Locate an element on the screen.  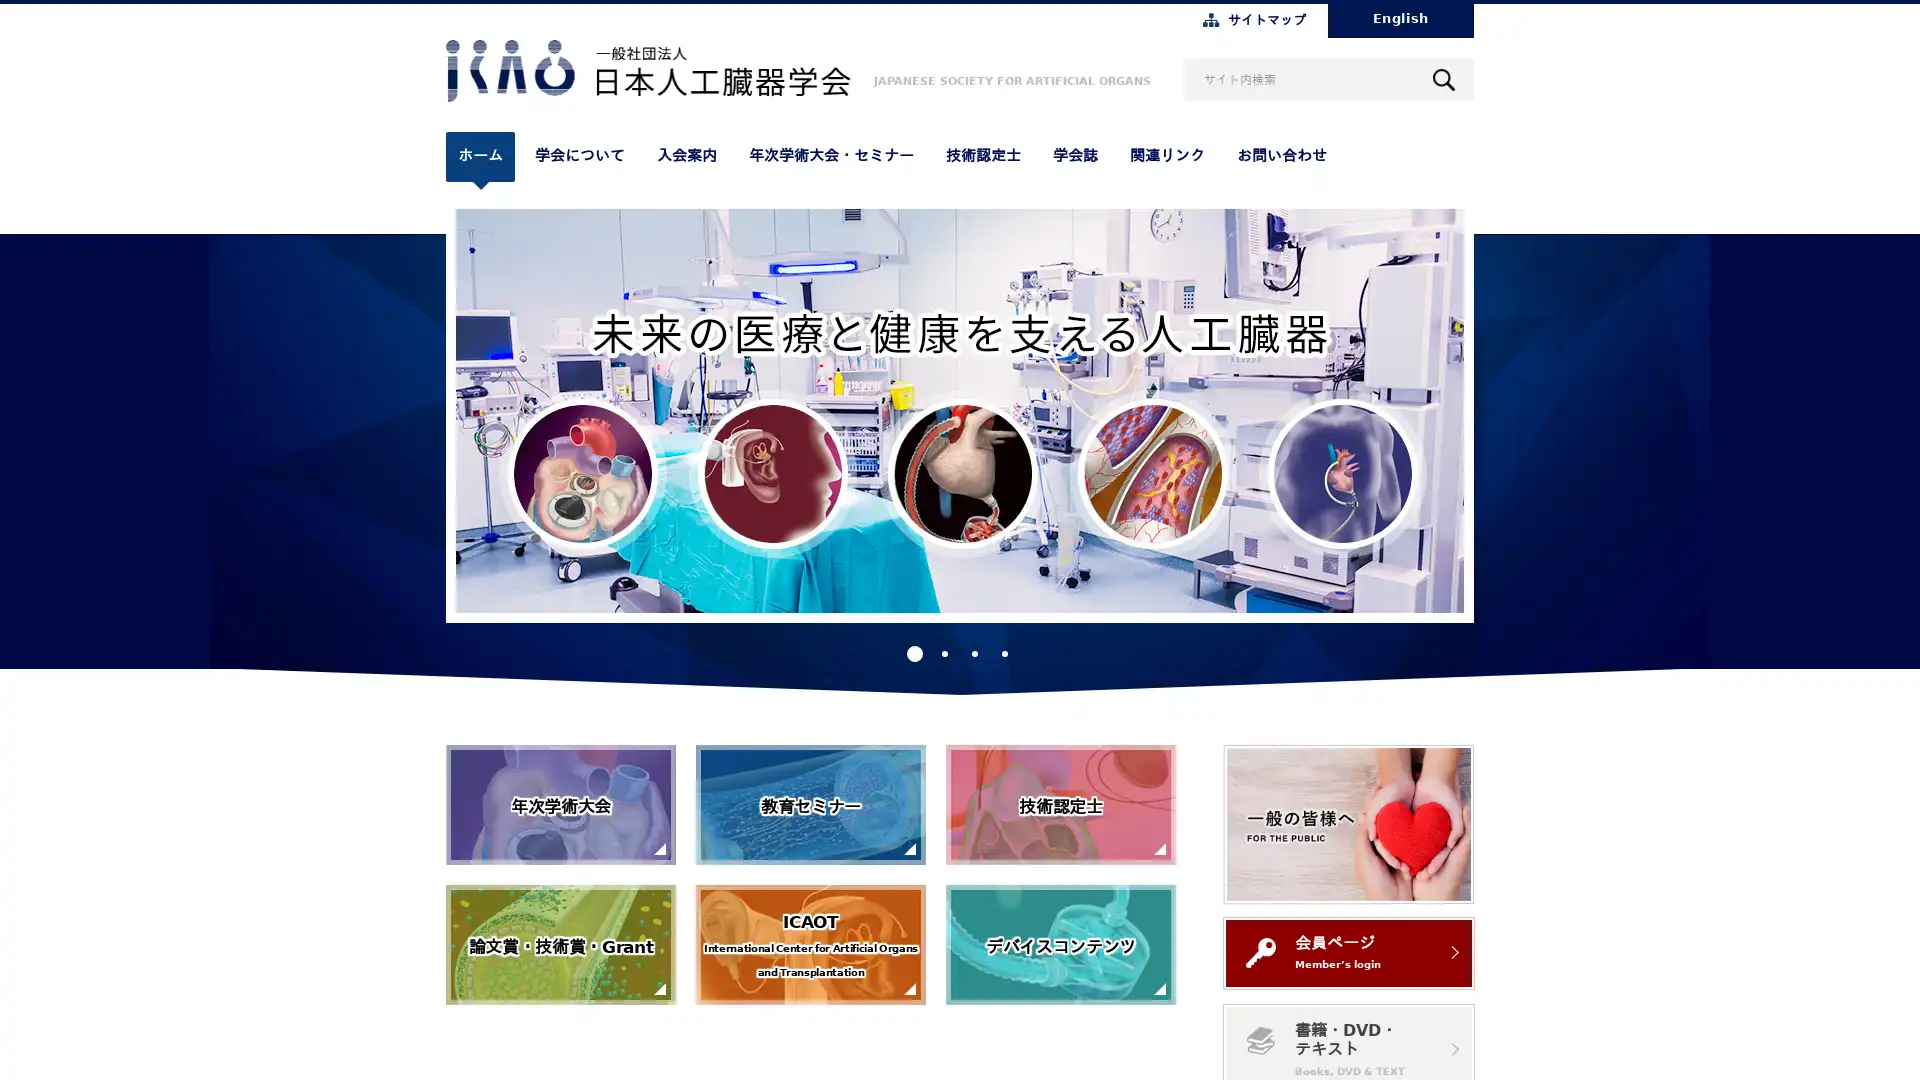
Search is located at coordinates (1444, 78).